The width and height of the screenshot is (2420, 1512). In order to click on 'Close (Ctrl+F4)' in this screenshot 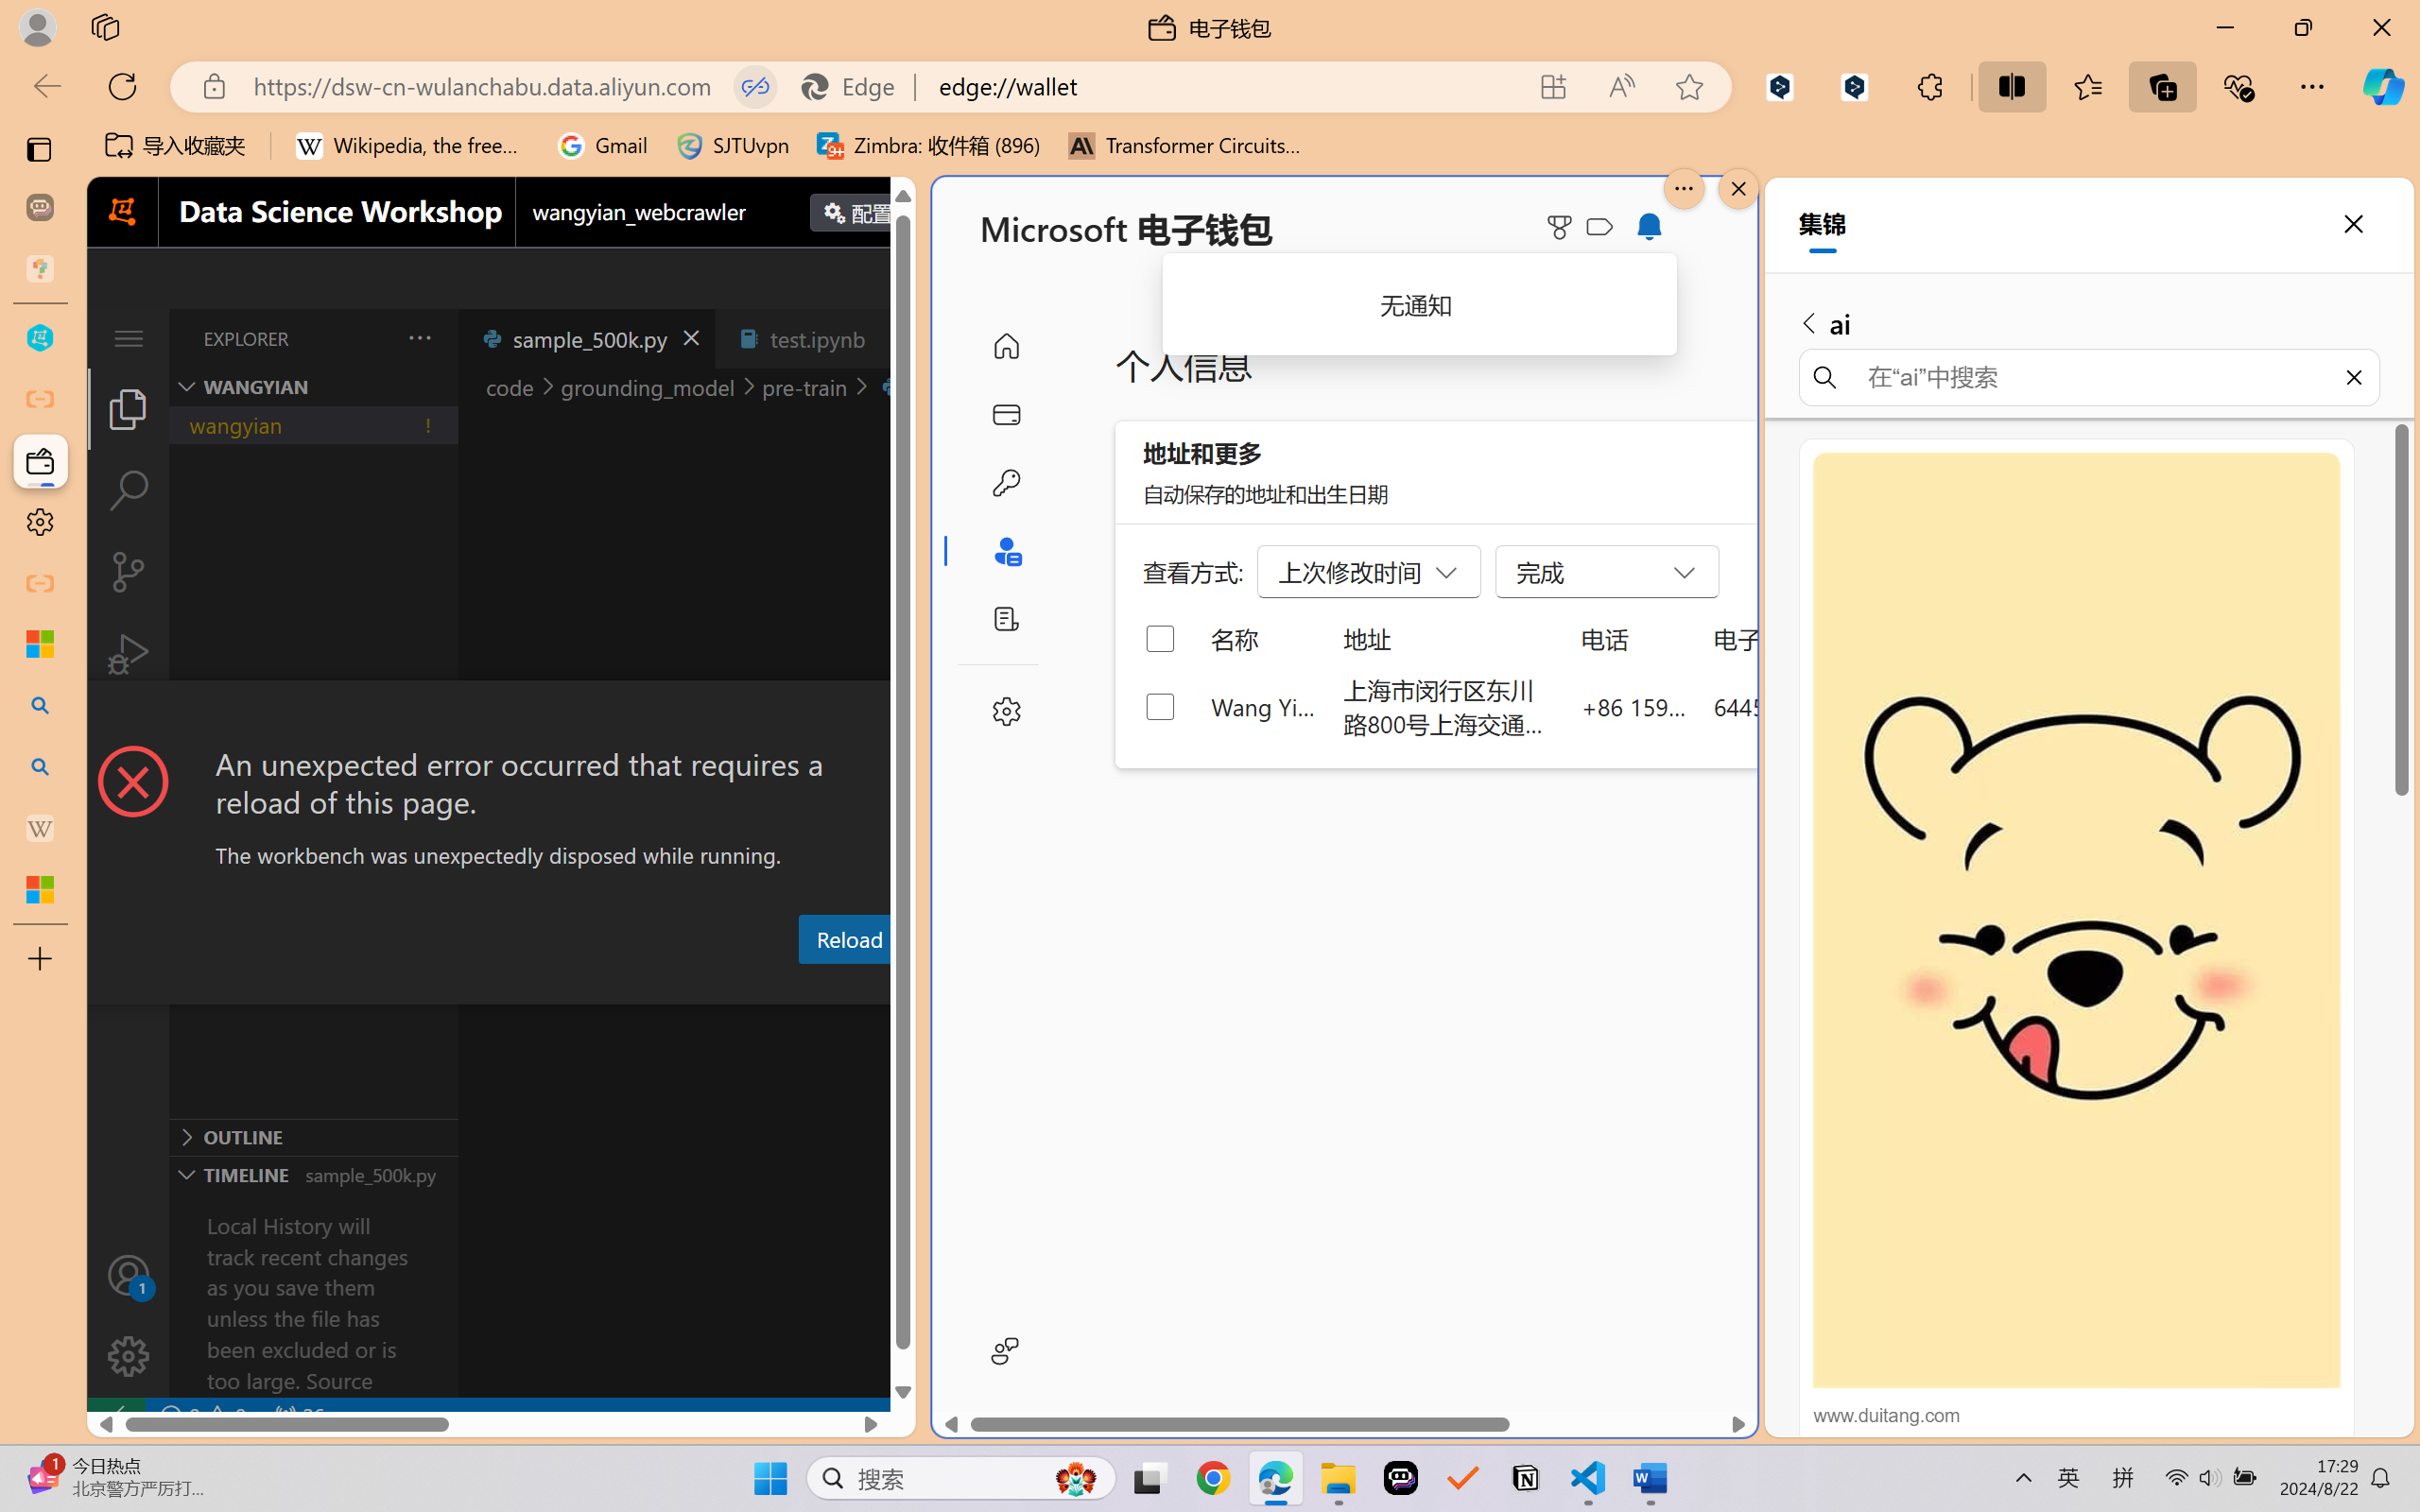, I will do `click(892, 337)`.